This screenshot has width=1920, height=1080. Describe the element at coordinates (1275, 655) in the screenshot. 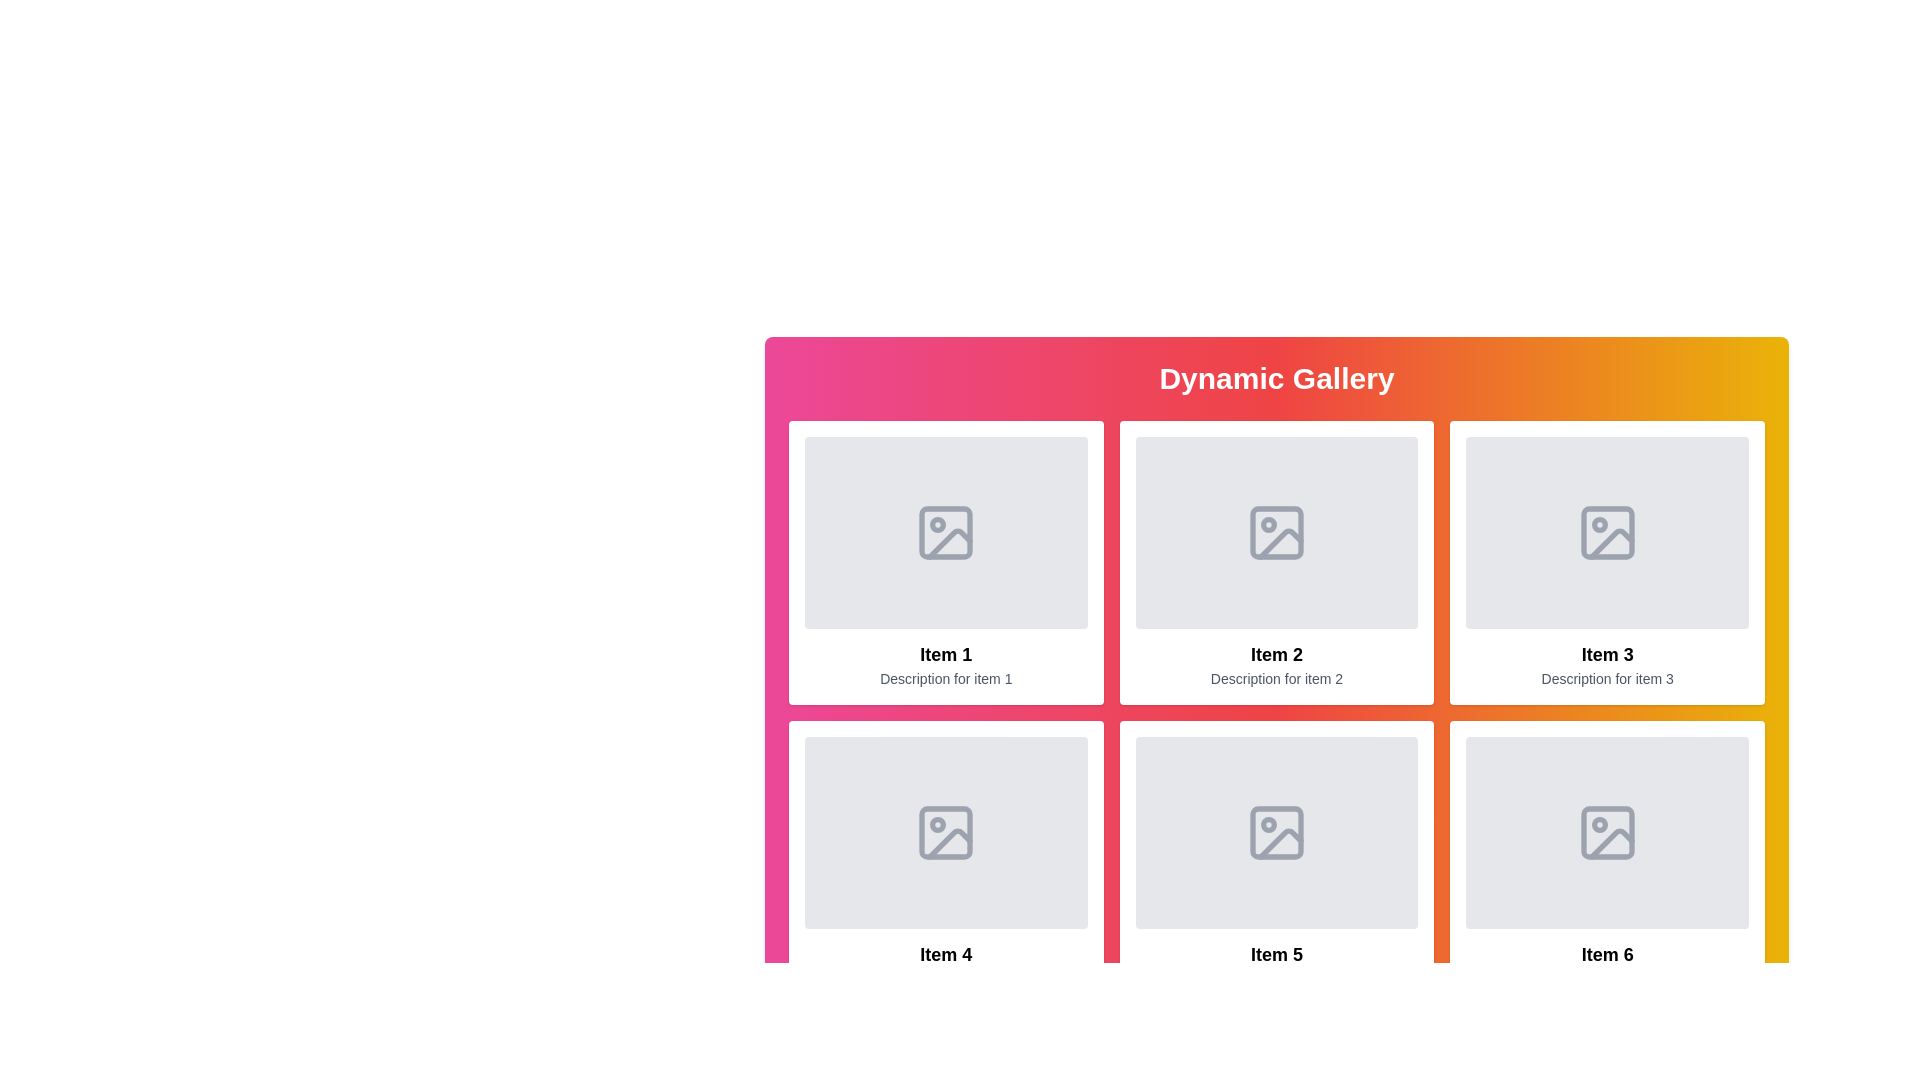

I see `the bold text label displaying 'Item 2' located within the second item panel of the 'Dynamic Gallery', positioned directly below the image placeholder` at that location.